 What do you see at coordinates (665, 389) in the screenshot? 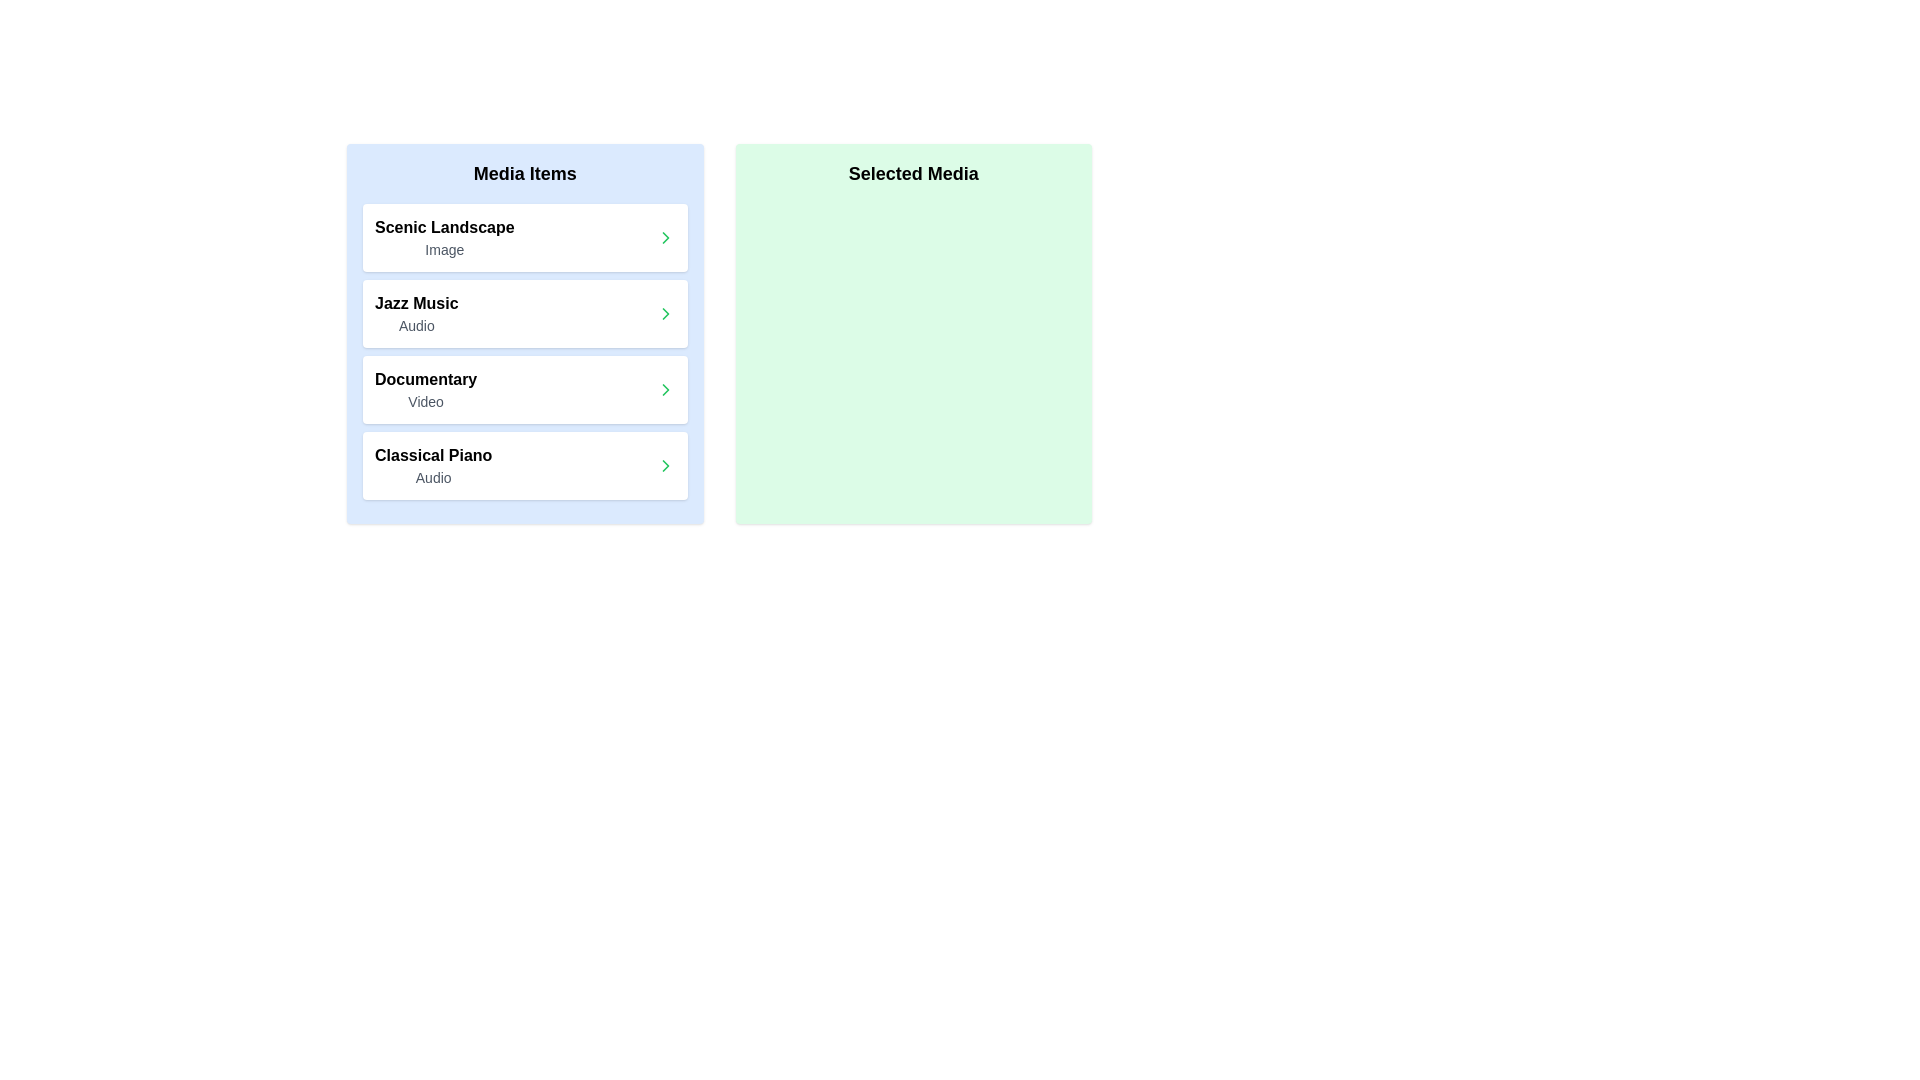
I see `right arrow button next to the item named 'Documentary' in the 'Media Items' list` at bounding box center [665, 389].